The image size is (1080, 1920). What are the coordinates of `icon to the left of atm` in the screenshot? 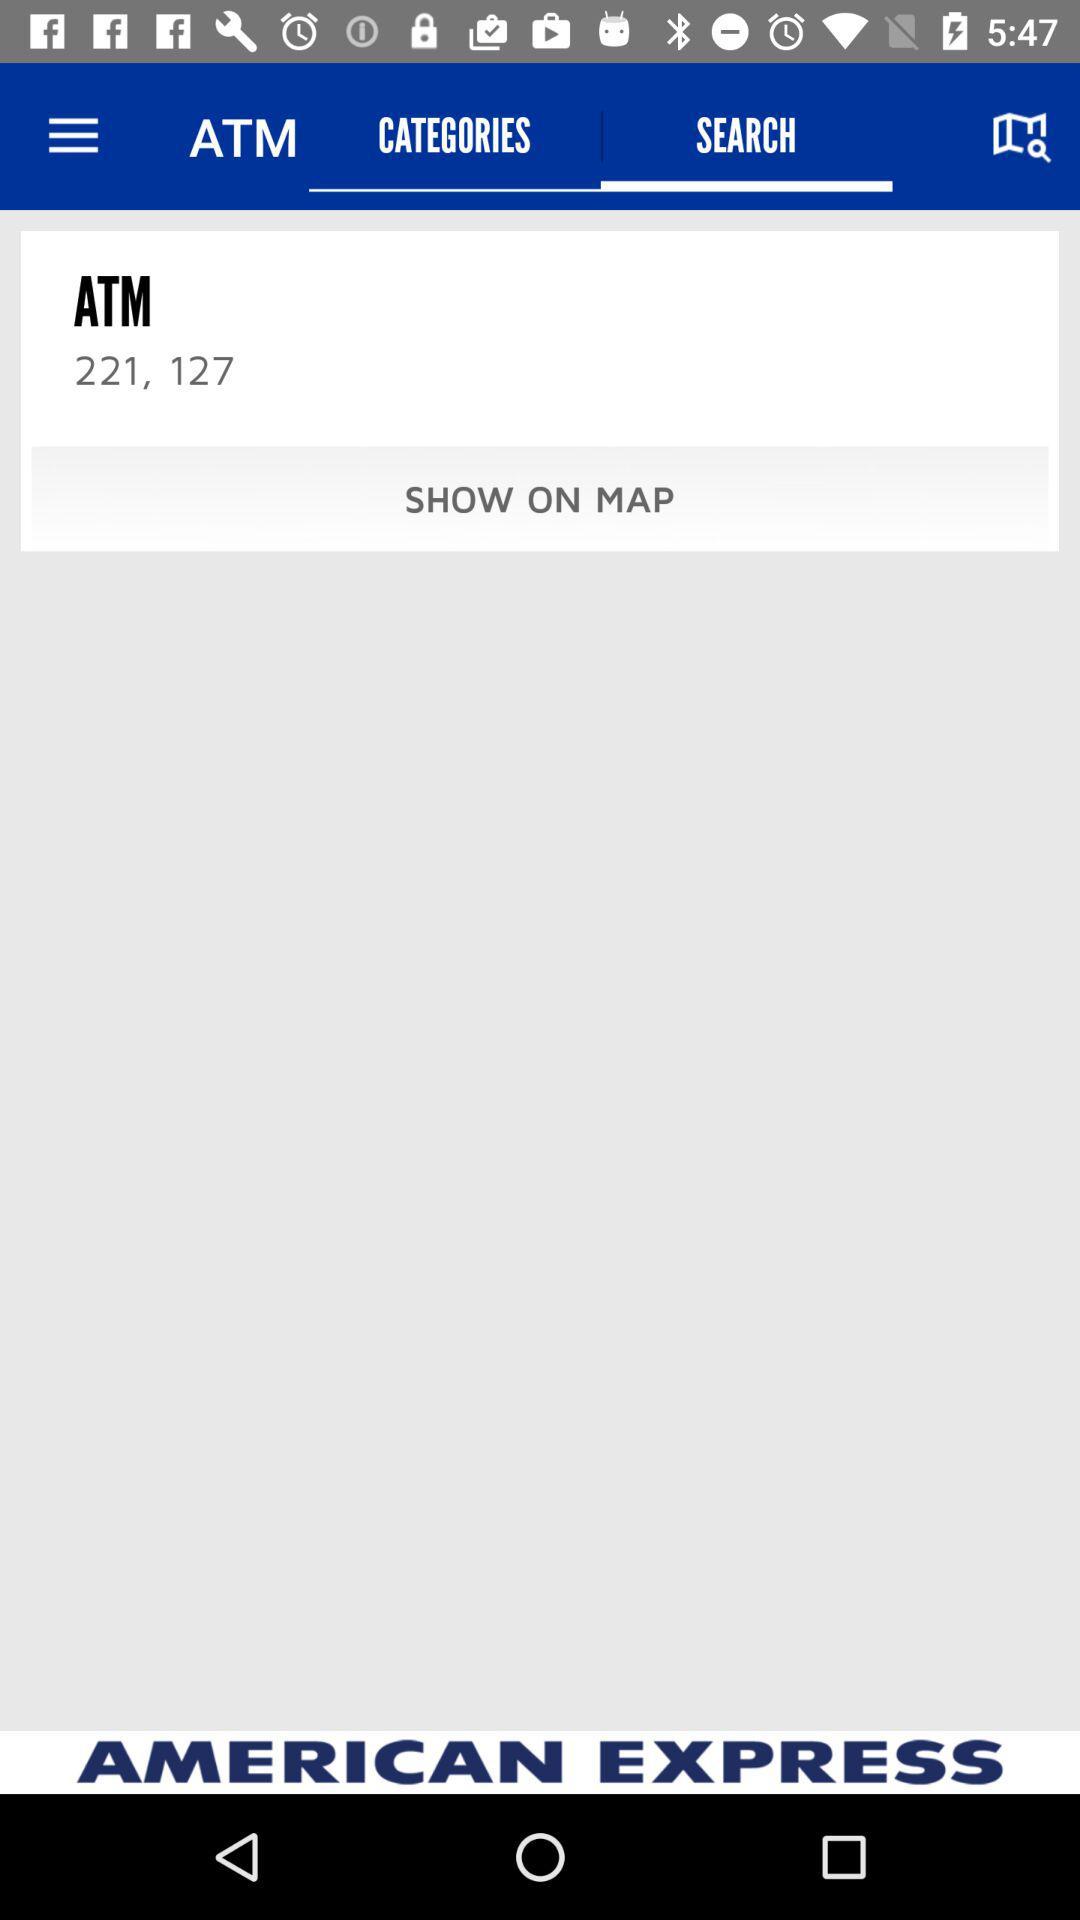 It's located at (72, 135).